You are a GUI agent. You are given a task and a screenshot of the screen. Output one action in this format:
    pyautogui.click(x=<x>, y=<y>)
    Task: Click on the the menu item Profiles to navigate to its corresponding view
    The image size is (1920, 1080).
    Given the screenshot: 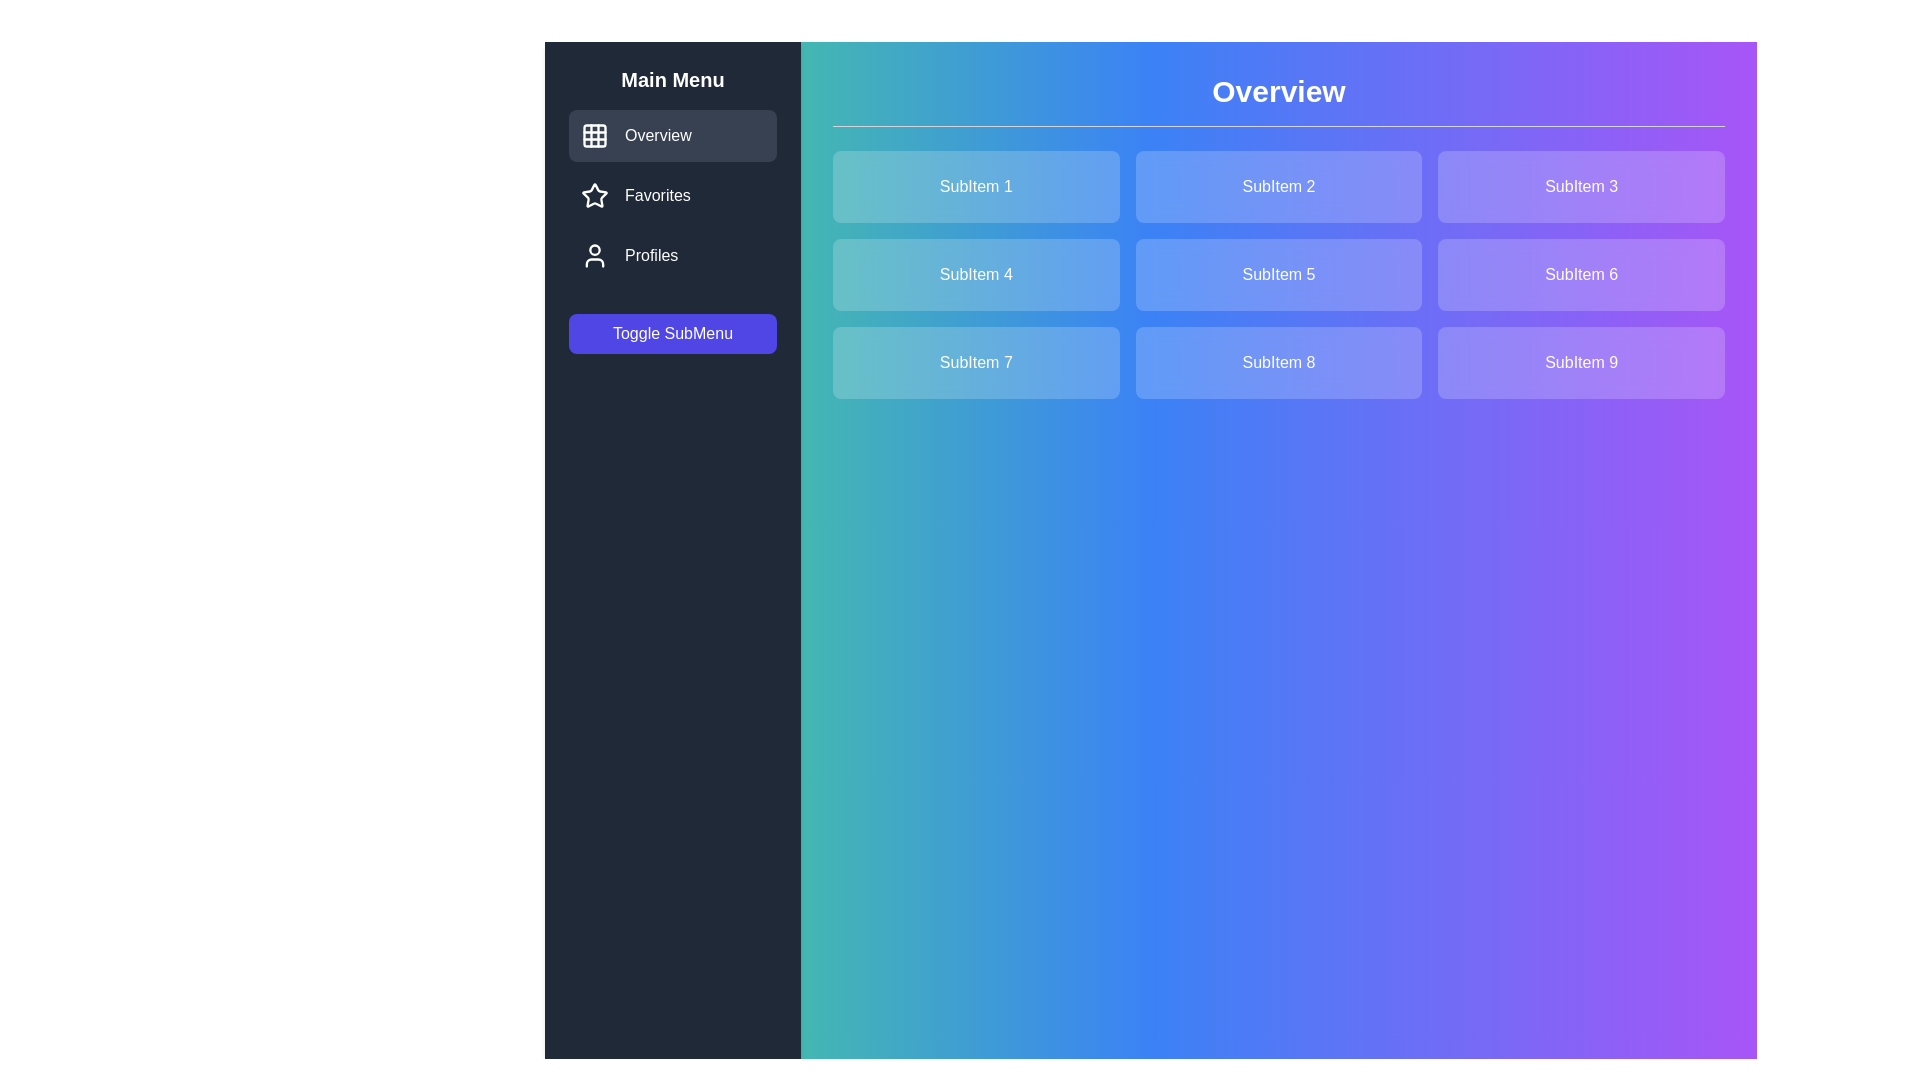 What is the action you would take?
    pyautogui.click(x=672, y=254)
    